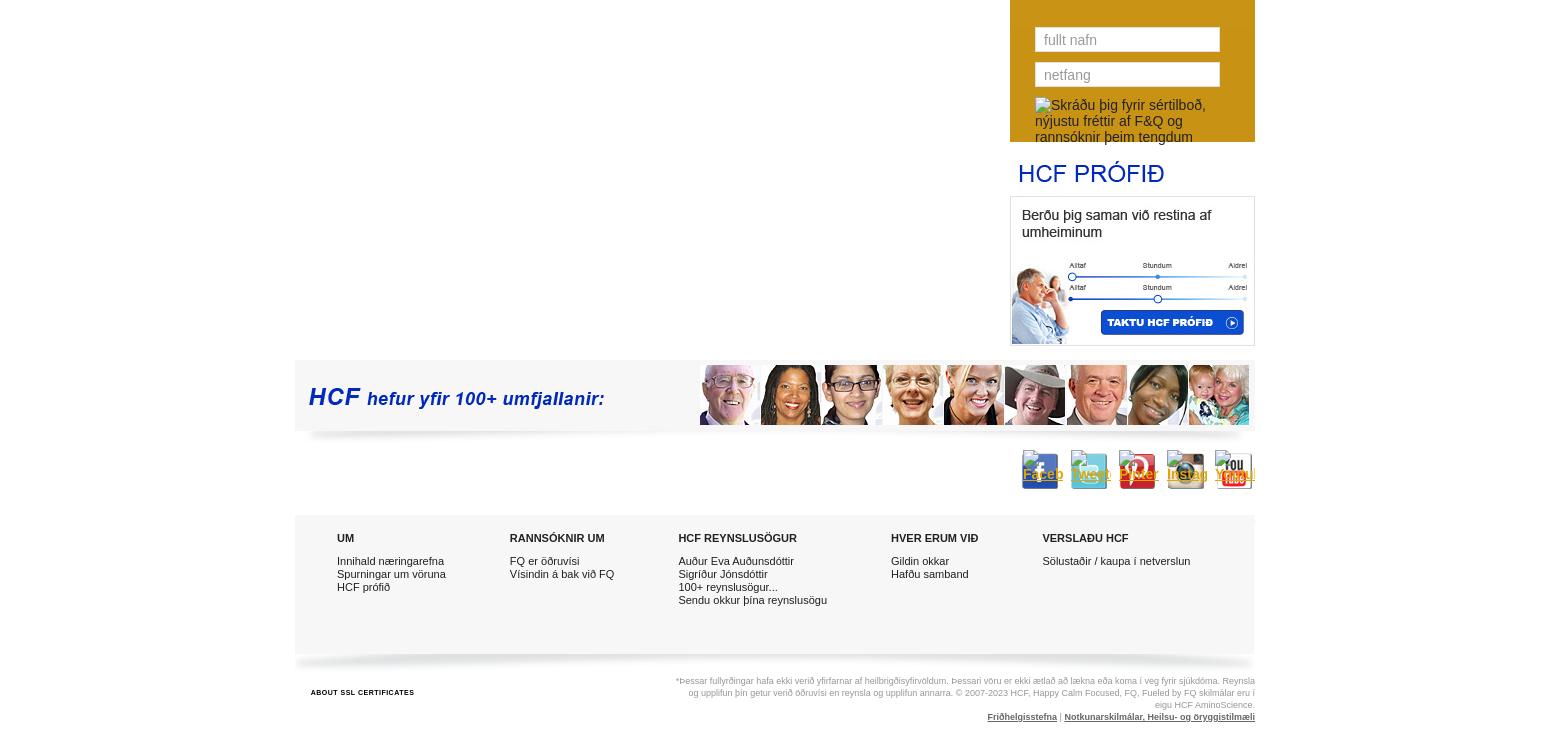 The height and width of the screenshot is (736, 1550). Describe the element at coordinates (676, 559) in the screenshot. I see `'Auður Eva Auðunsdóttir'` at that location.